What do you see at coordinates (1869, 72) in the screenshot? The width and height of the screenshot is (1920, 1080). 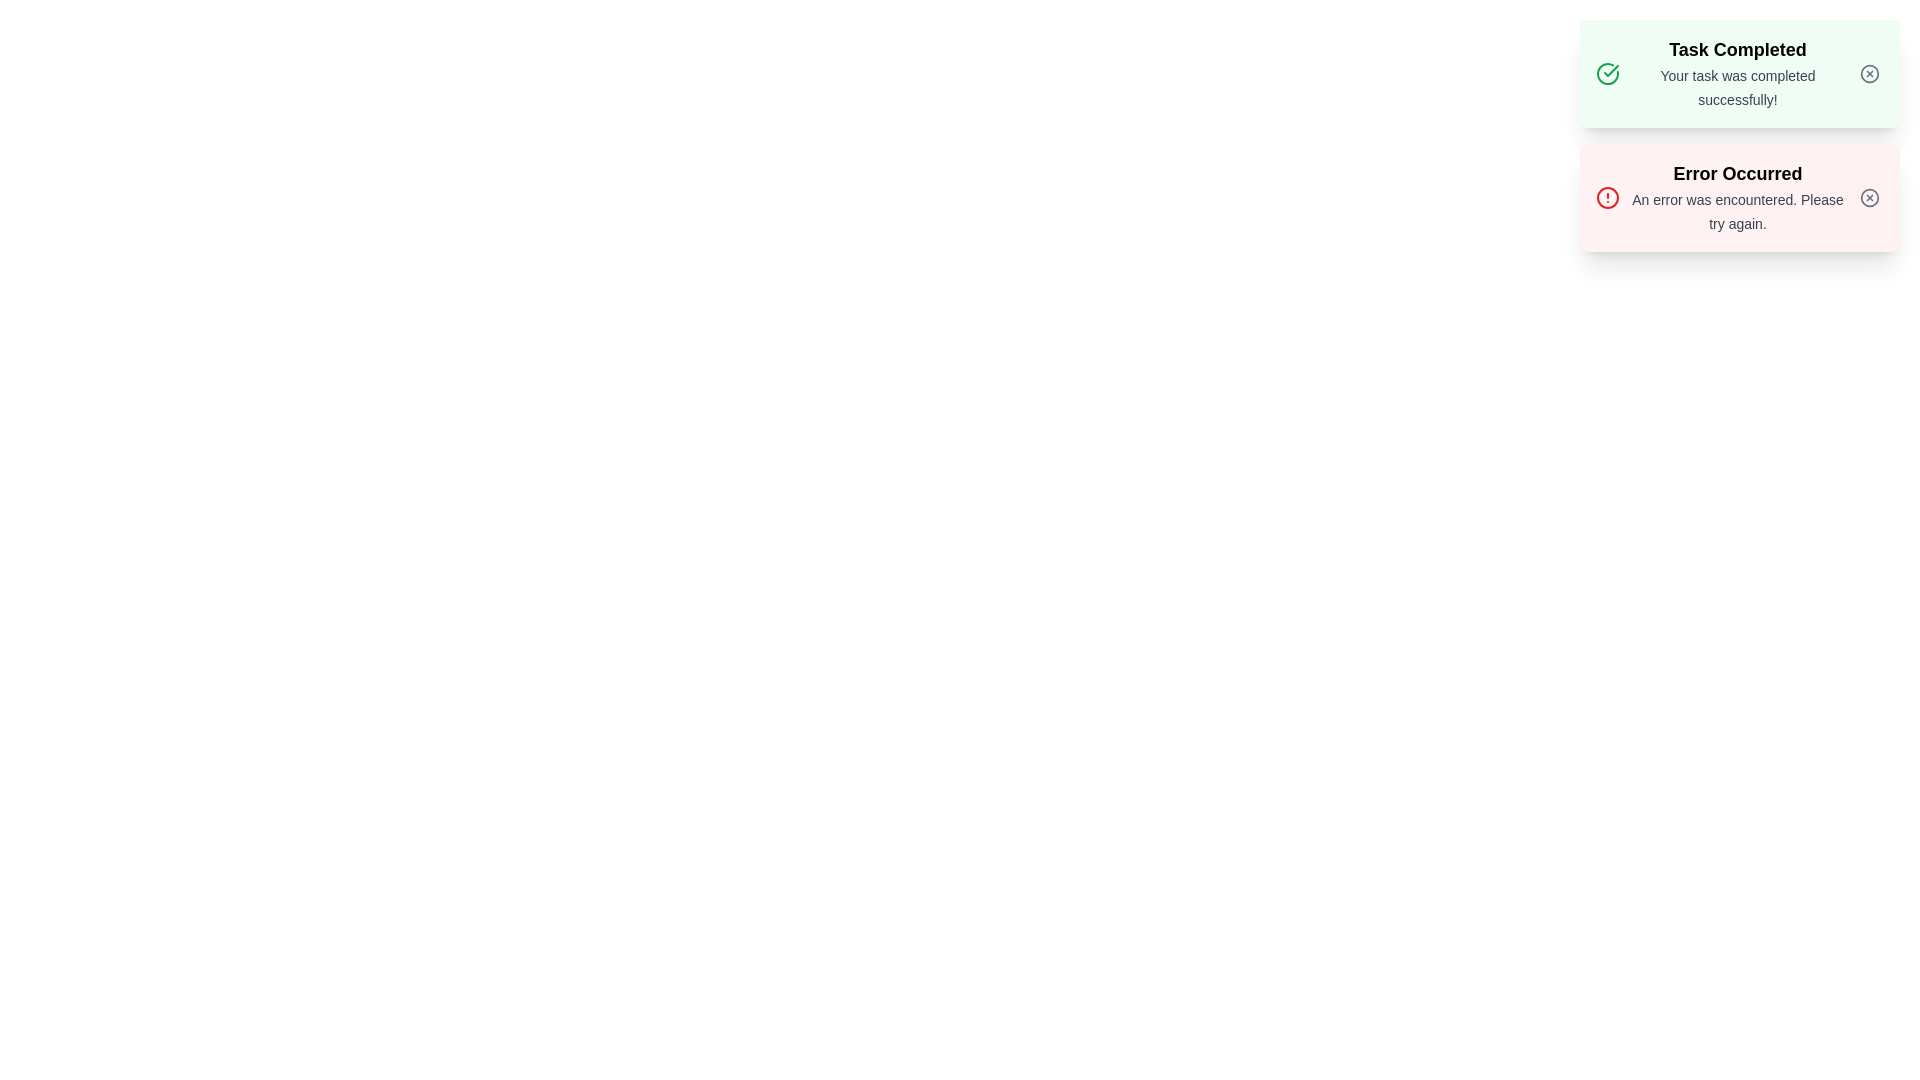 I see `the circular icon with a cross symbol inside the green notification box labeled 'Task Completed'` at bounding box center [1869, 72].